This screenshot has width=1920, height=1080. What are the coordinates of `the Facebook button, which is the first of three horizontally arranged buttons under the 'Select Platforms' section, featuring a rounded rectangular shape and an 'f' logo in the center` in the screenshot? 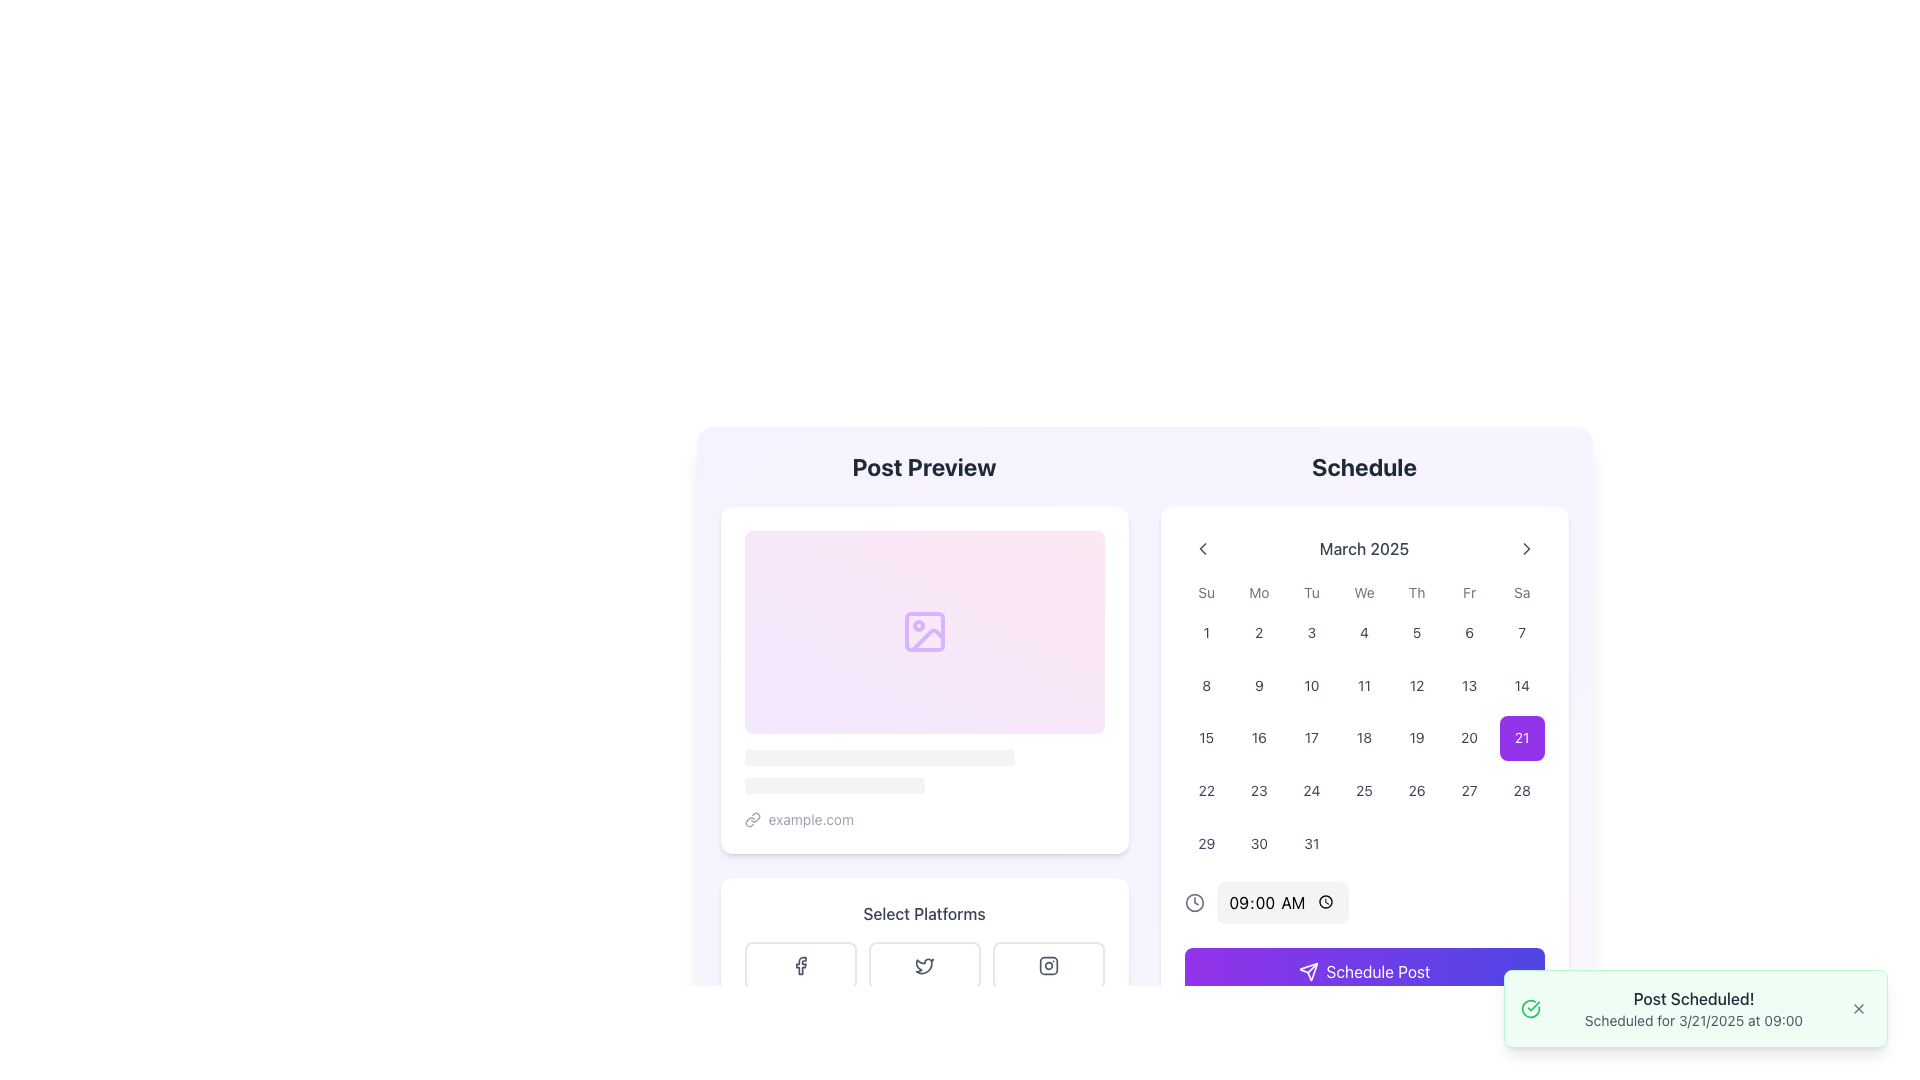 It's located at (800, 964).